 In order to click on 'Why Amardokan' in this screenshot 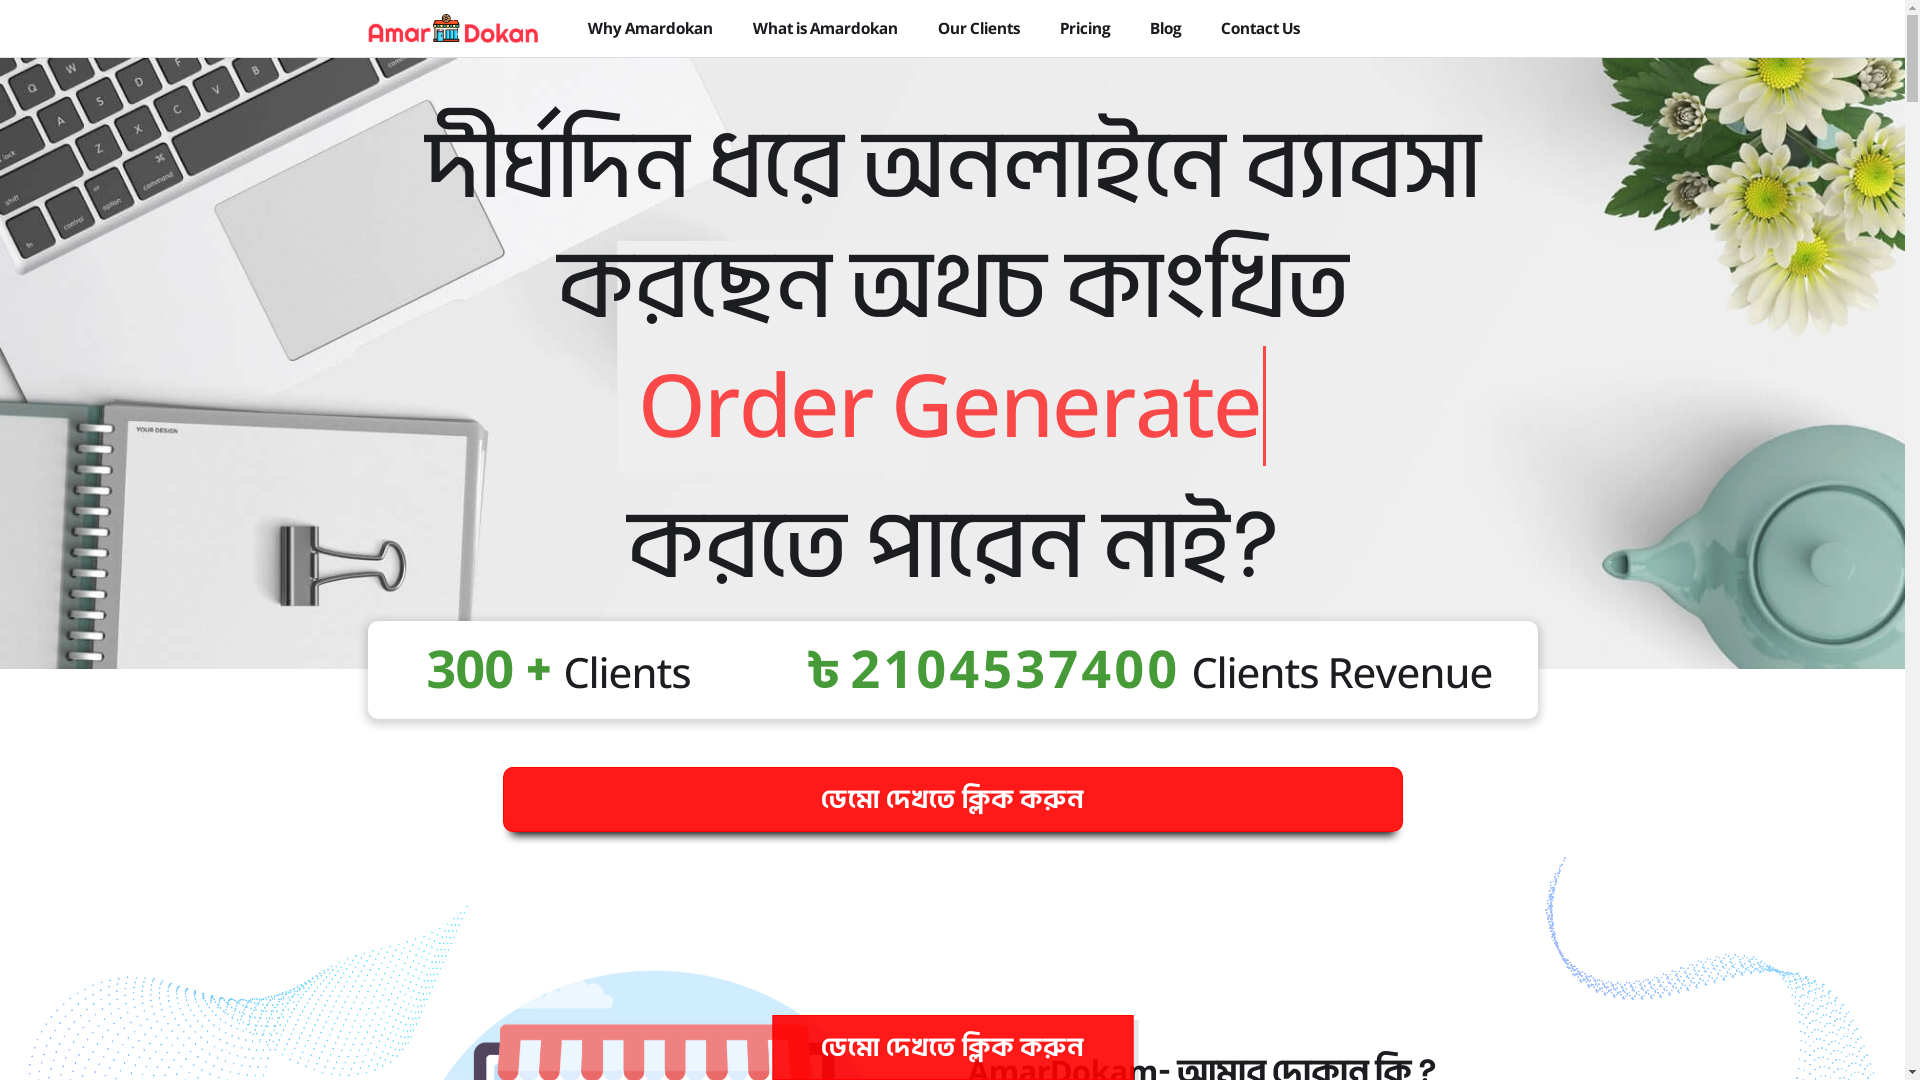, I will do `click(650, 28)`.